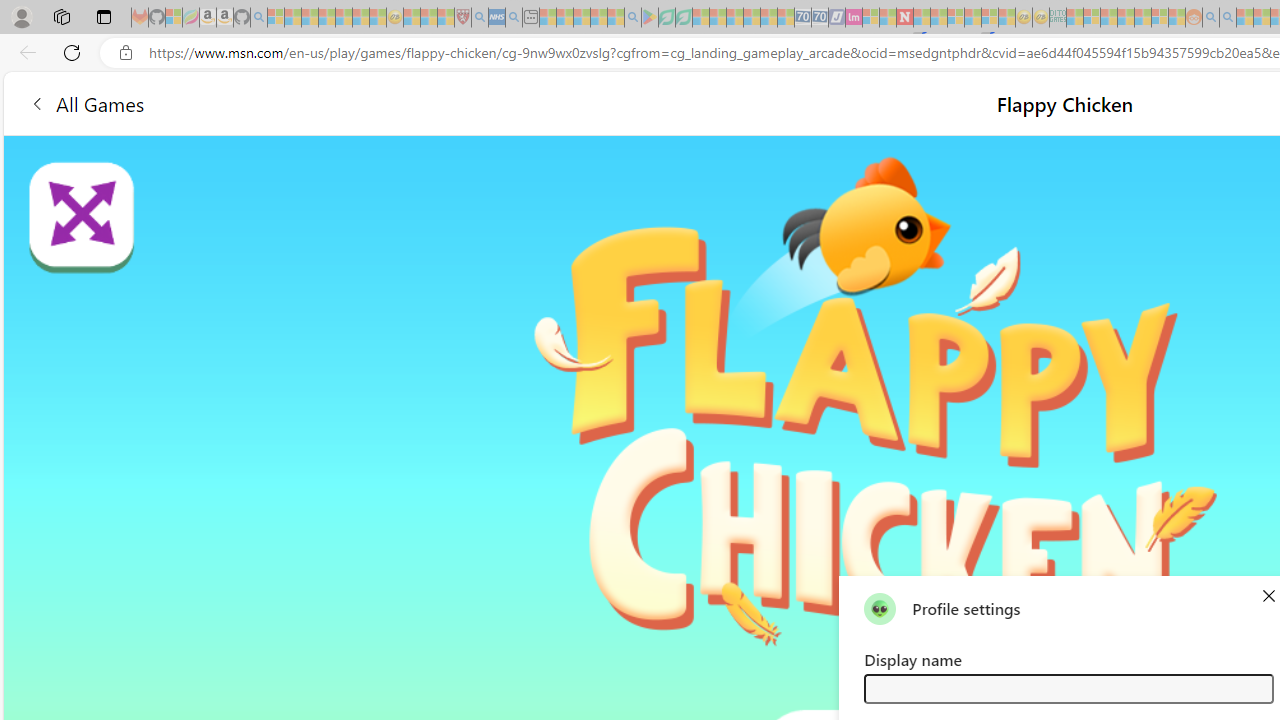  What do you see at coordinates (631, 17) in the screenshot?
I see `'google - Search - Sleeping'` at bounding box center [631, 17].